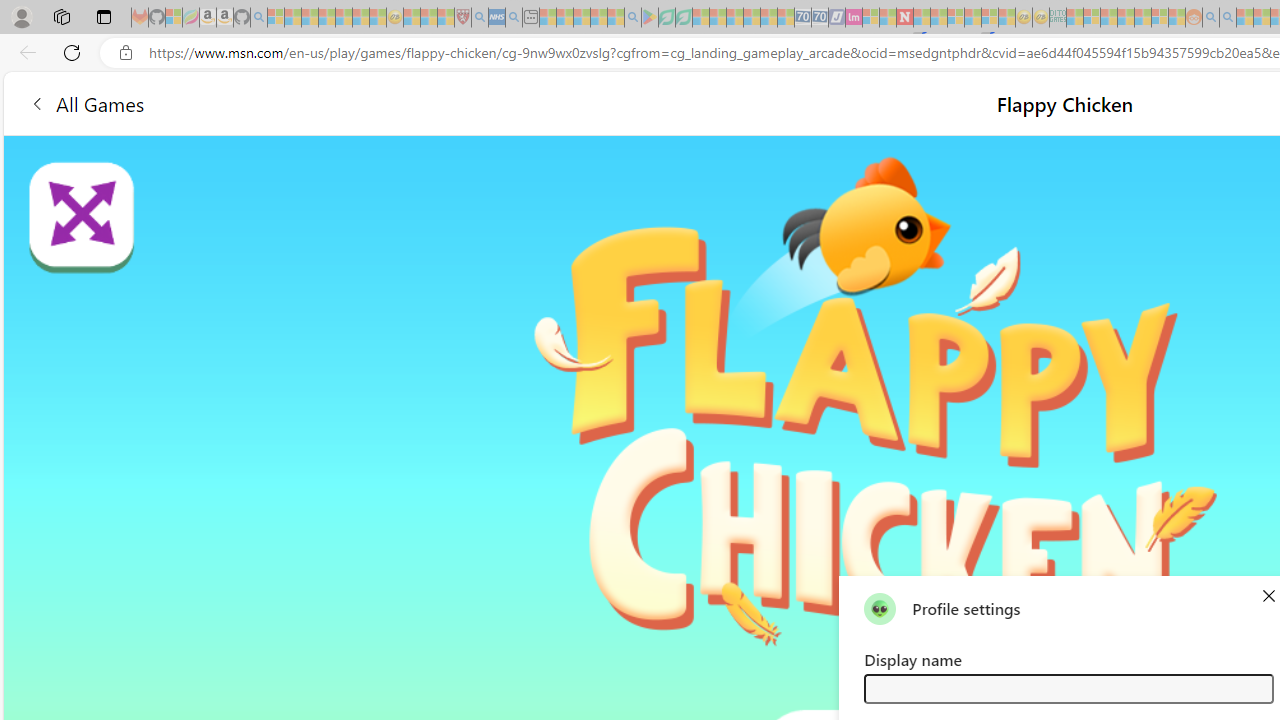  What do you see at coordinates (631, 17) in the screenshot?
I see `'google - Search - Sleeping'` at bounding box center [631, 17].